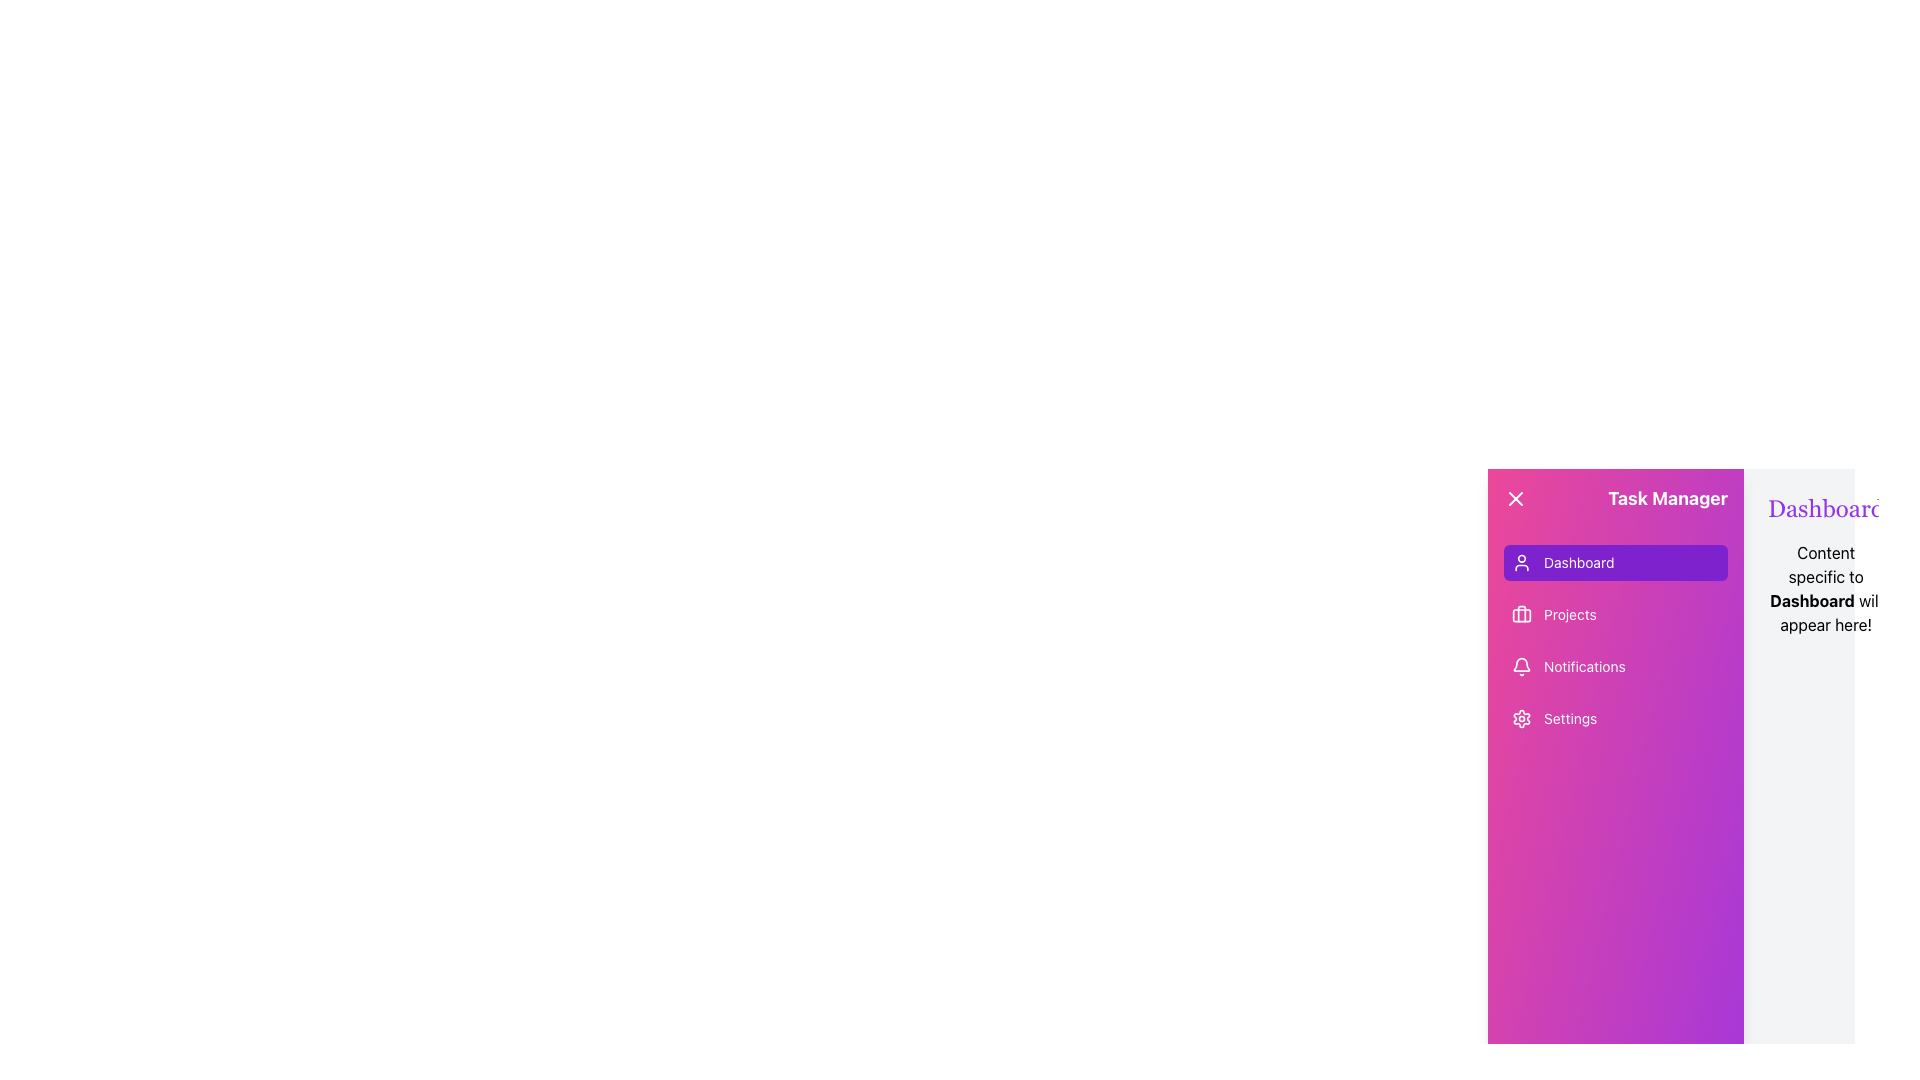  I want to click on the user silhouette icon with a thin outline on a purple background, located to the left of the 'Dashboard' text in the menu bar, so click(1520, 563).